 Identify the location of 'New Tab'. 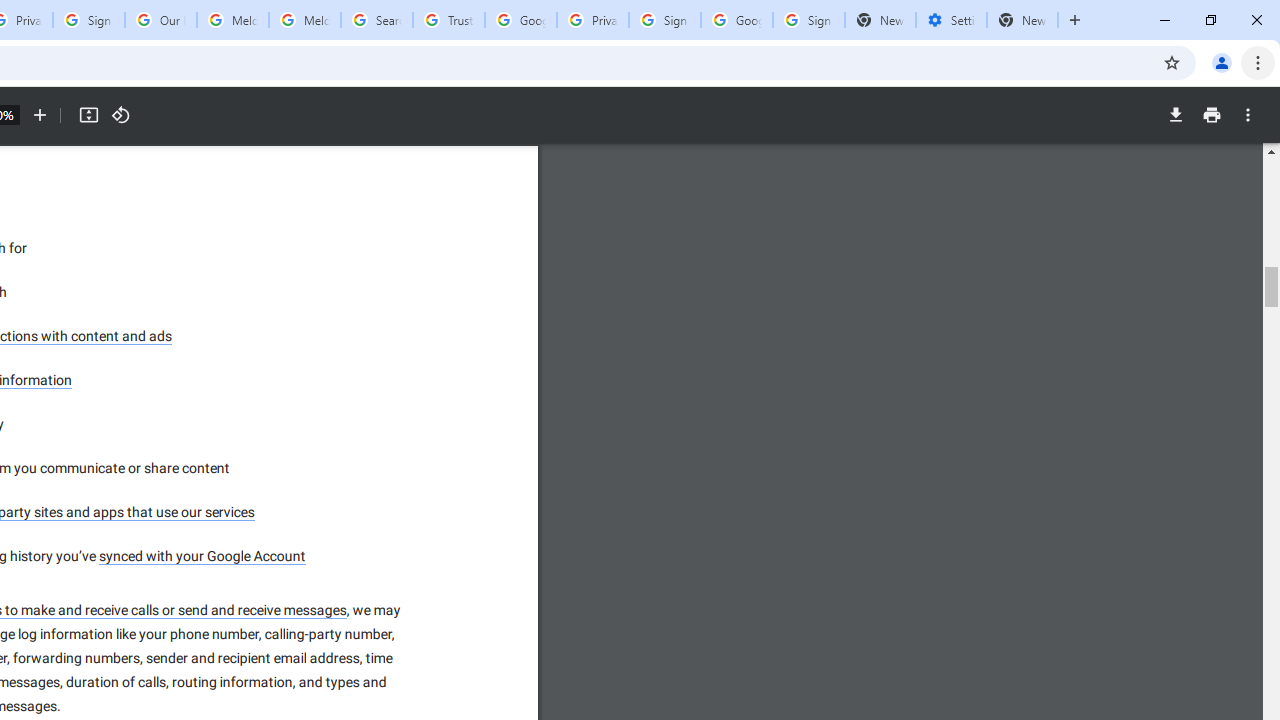
(1074, 20).